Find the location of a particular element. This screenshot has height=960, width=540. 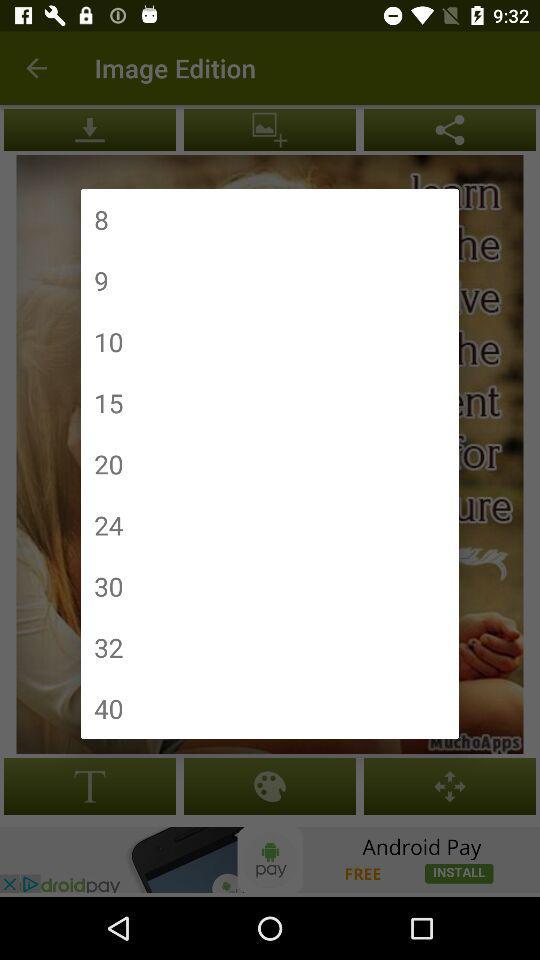

the 20 icon is located at coordinates (108, 464).